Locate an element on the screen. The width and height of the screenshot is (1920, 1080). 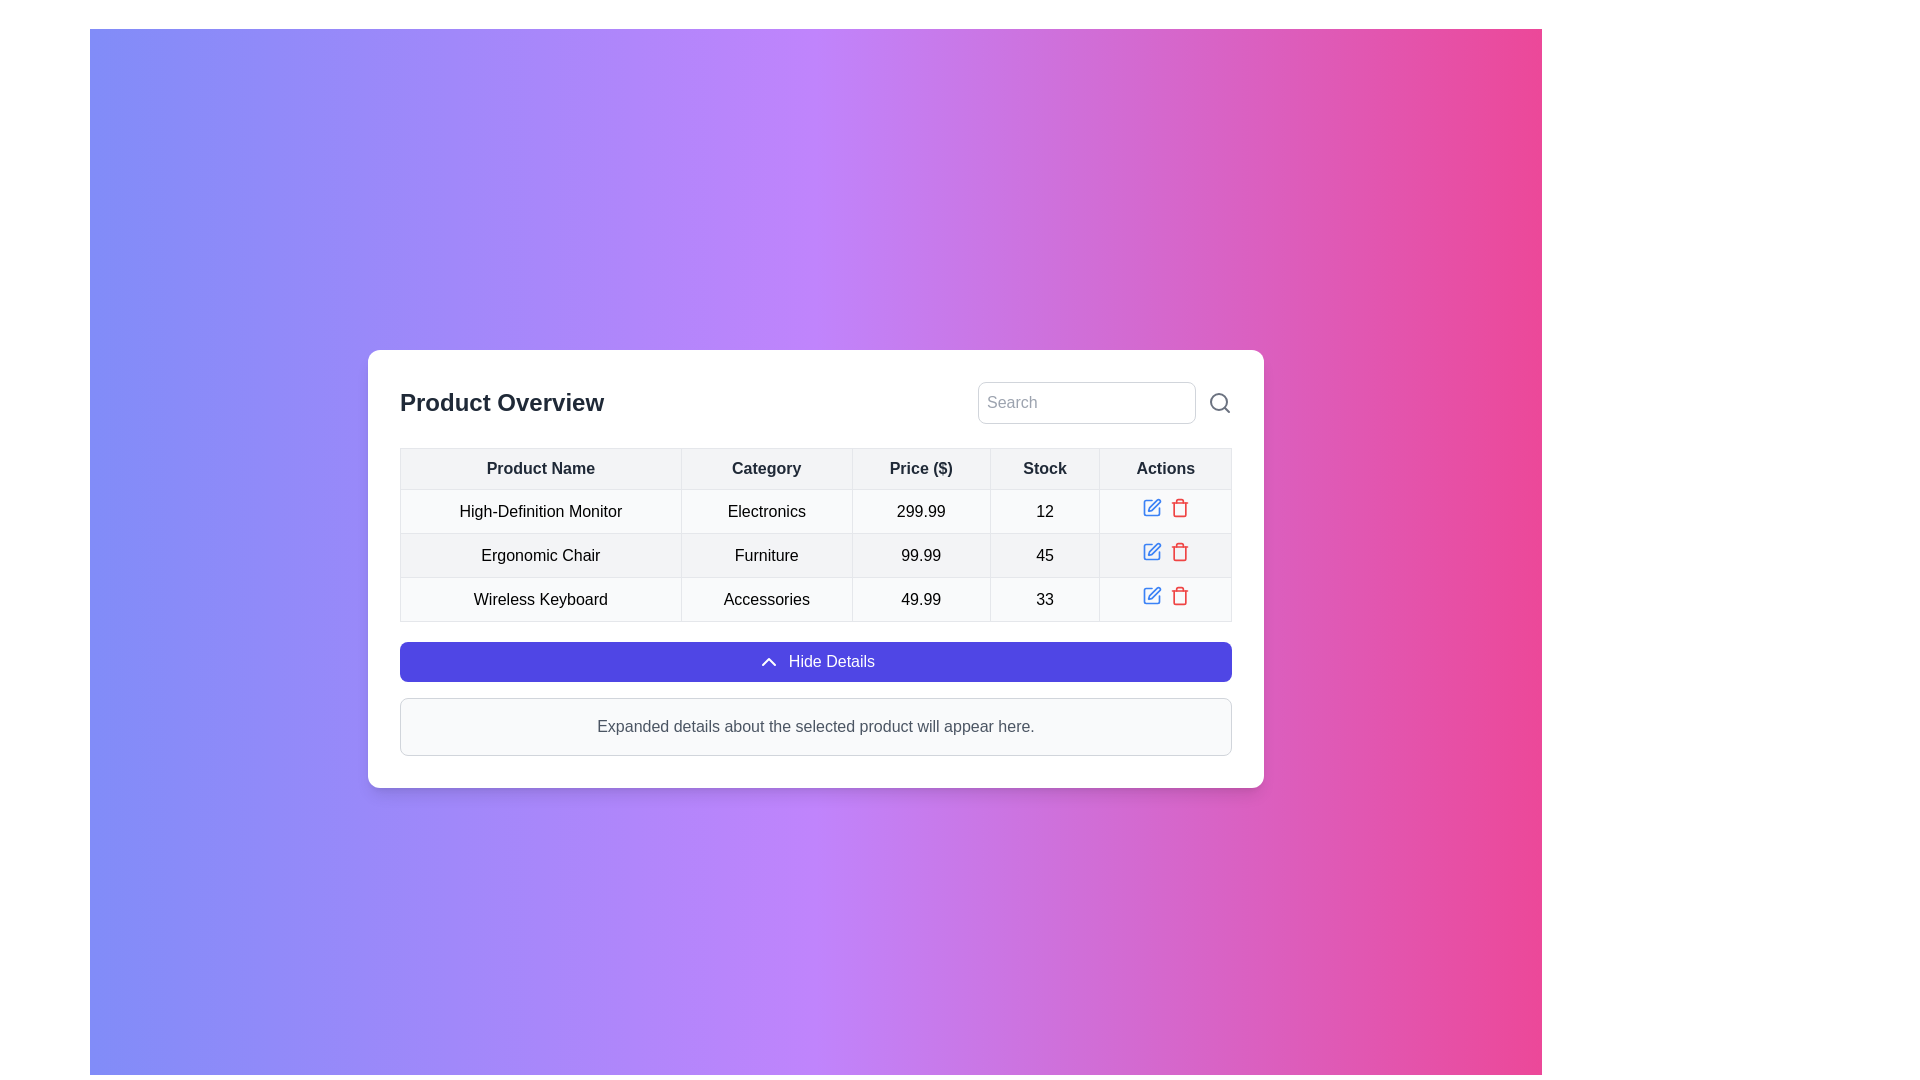
the icon in the last row of the 'Actions' column associated with managing or editing the 'Wireless Keyboard' entry is located at coordinates (1151, 507).